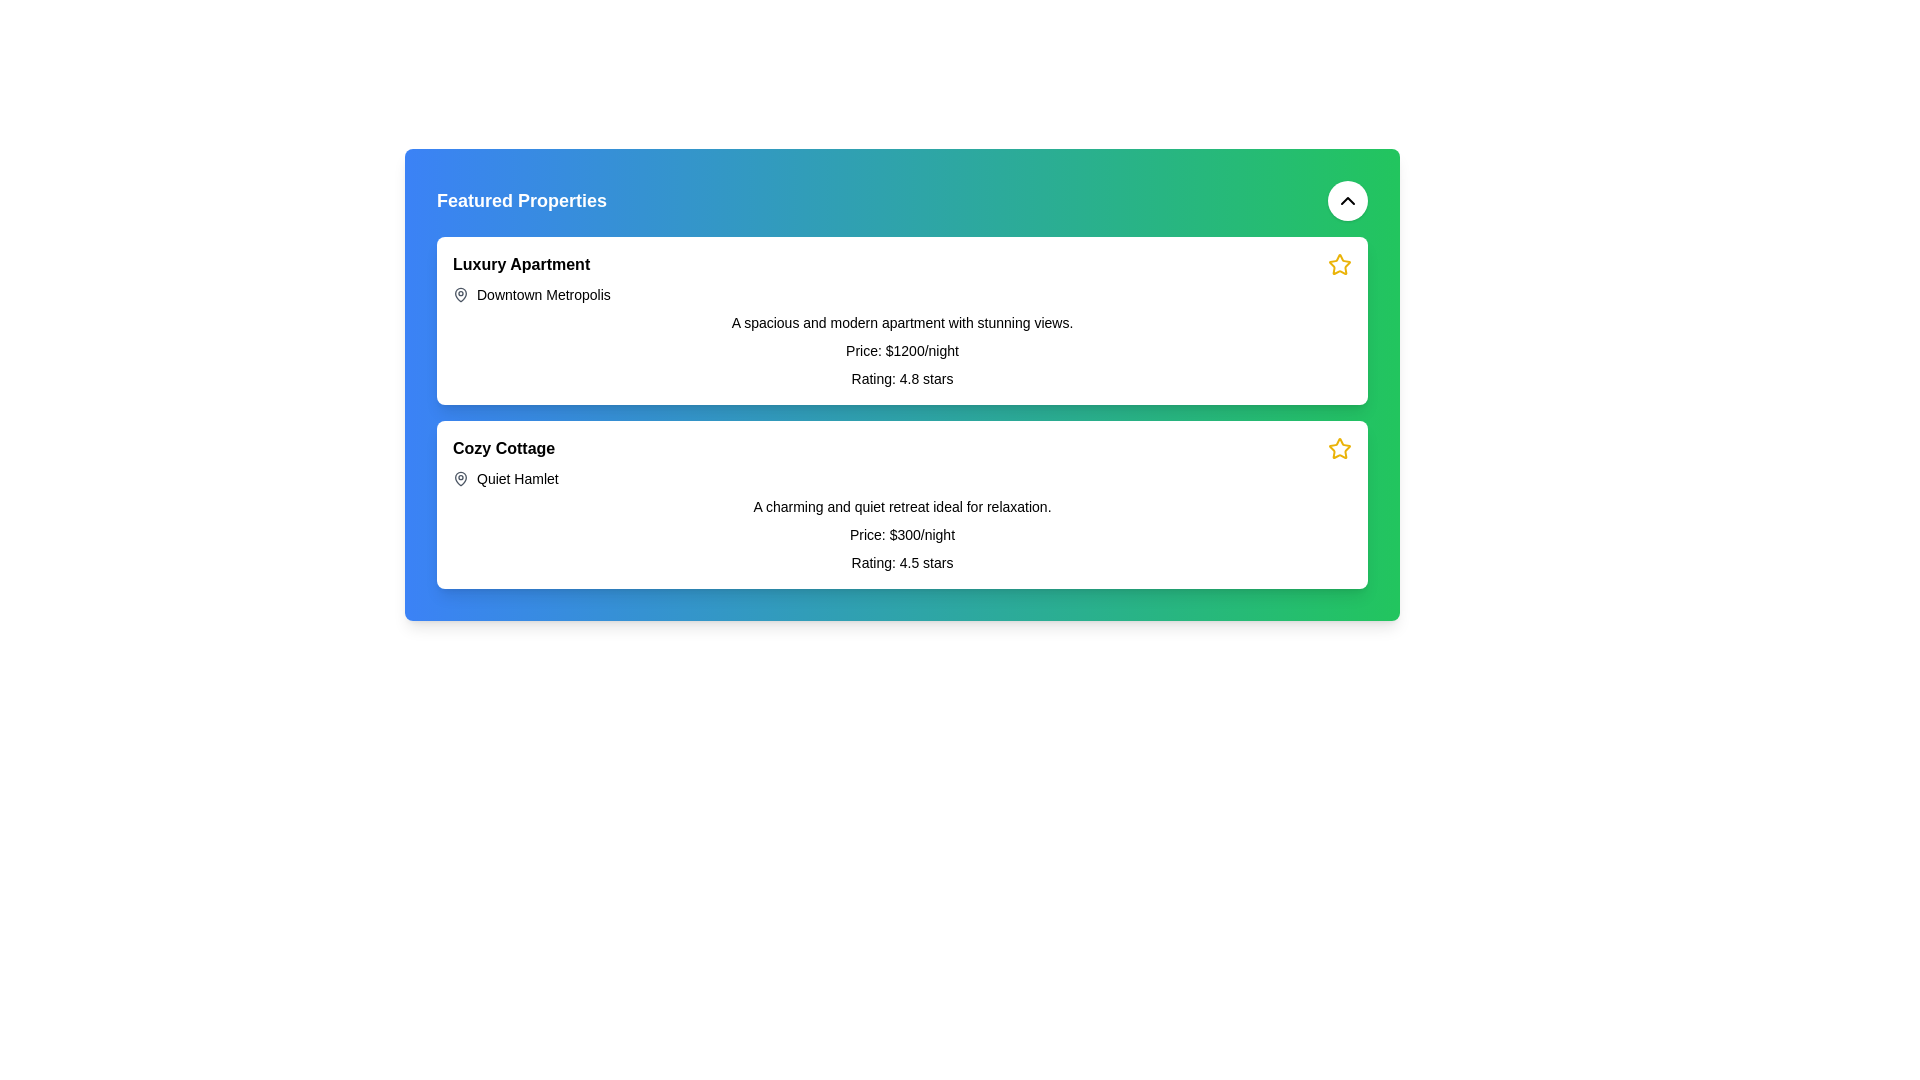 This screenshot has height=1080, width=1920. What do you see at coordinates (459, 478) in the screenshot?
I see `the icon indicating the geographic reference for the property 'Cozy Cottage' located in the second card of the property list, next to the header 'Cozy Cottage' and to the left of the subtext 'Quiet Hamlet'` at bounding box center [459, 478].